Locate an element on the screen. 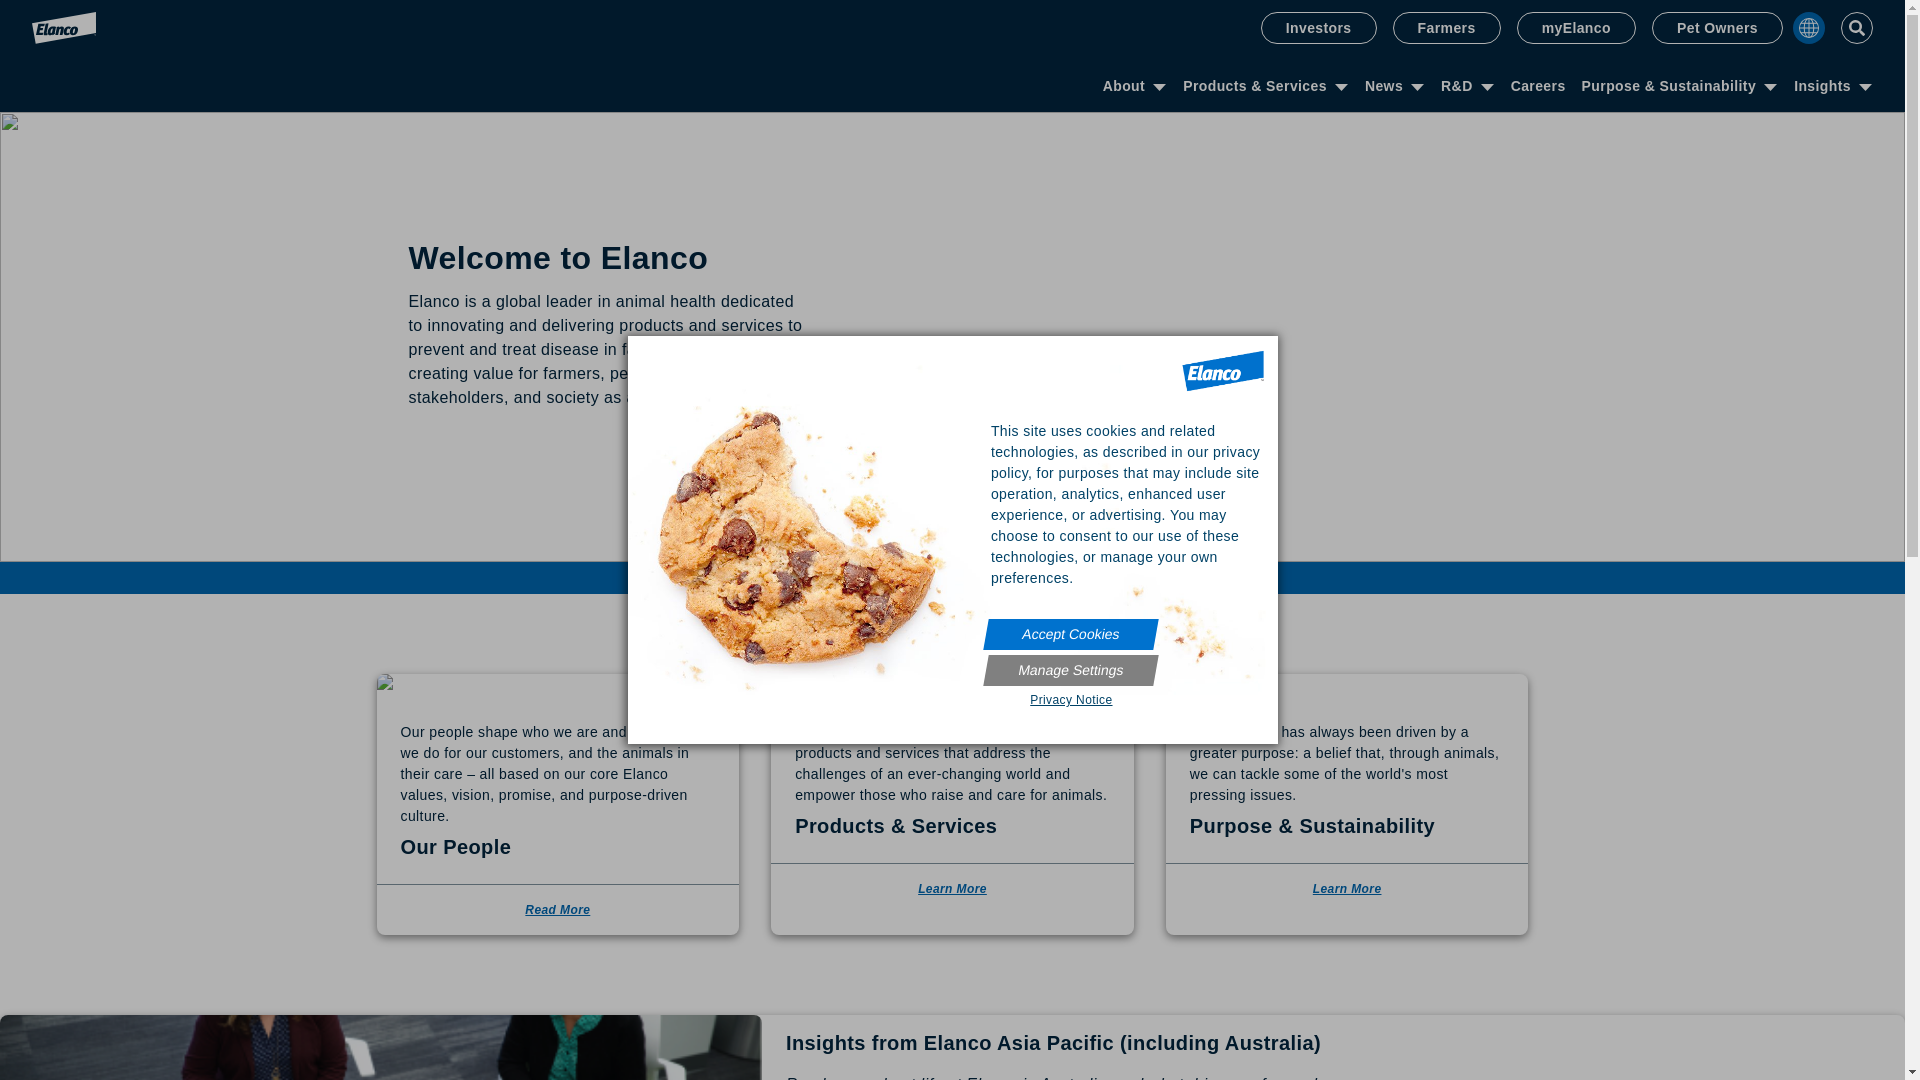  'Insights' is located at coordinates (1822, 87).